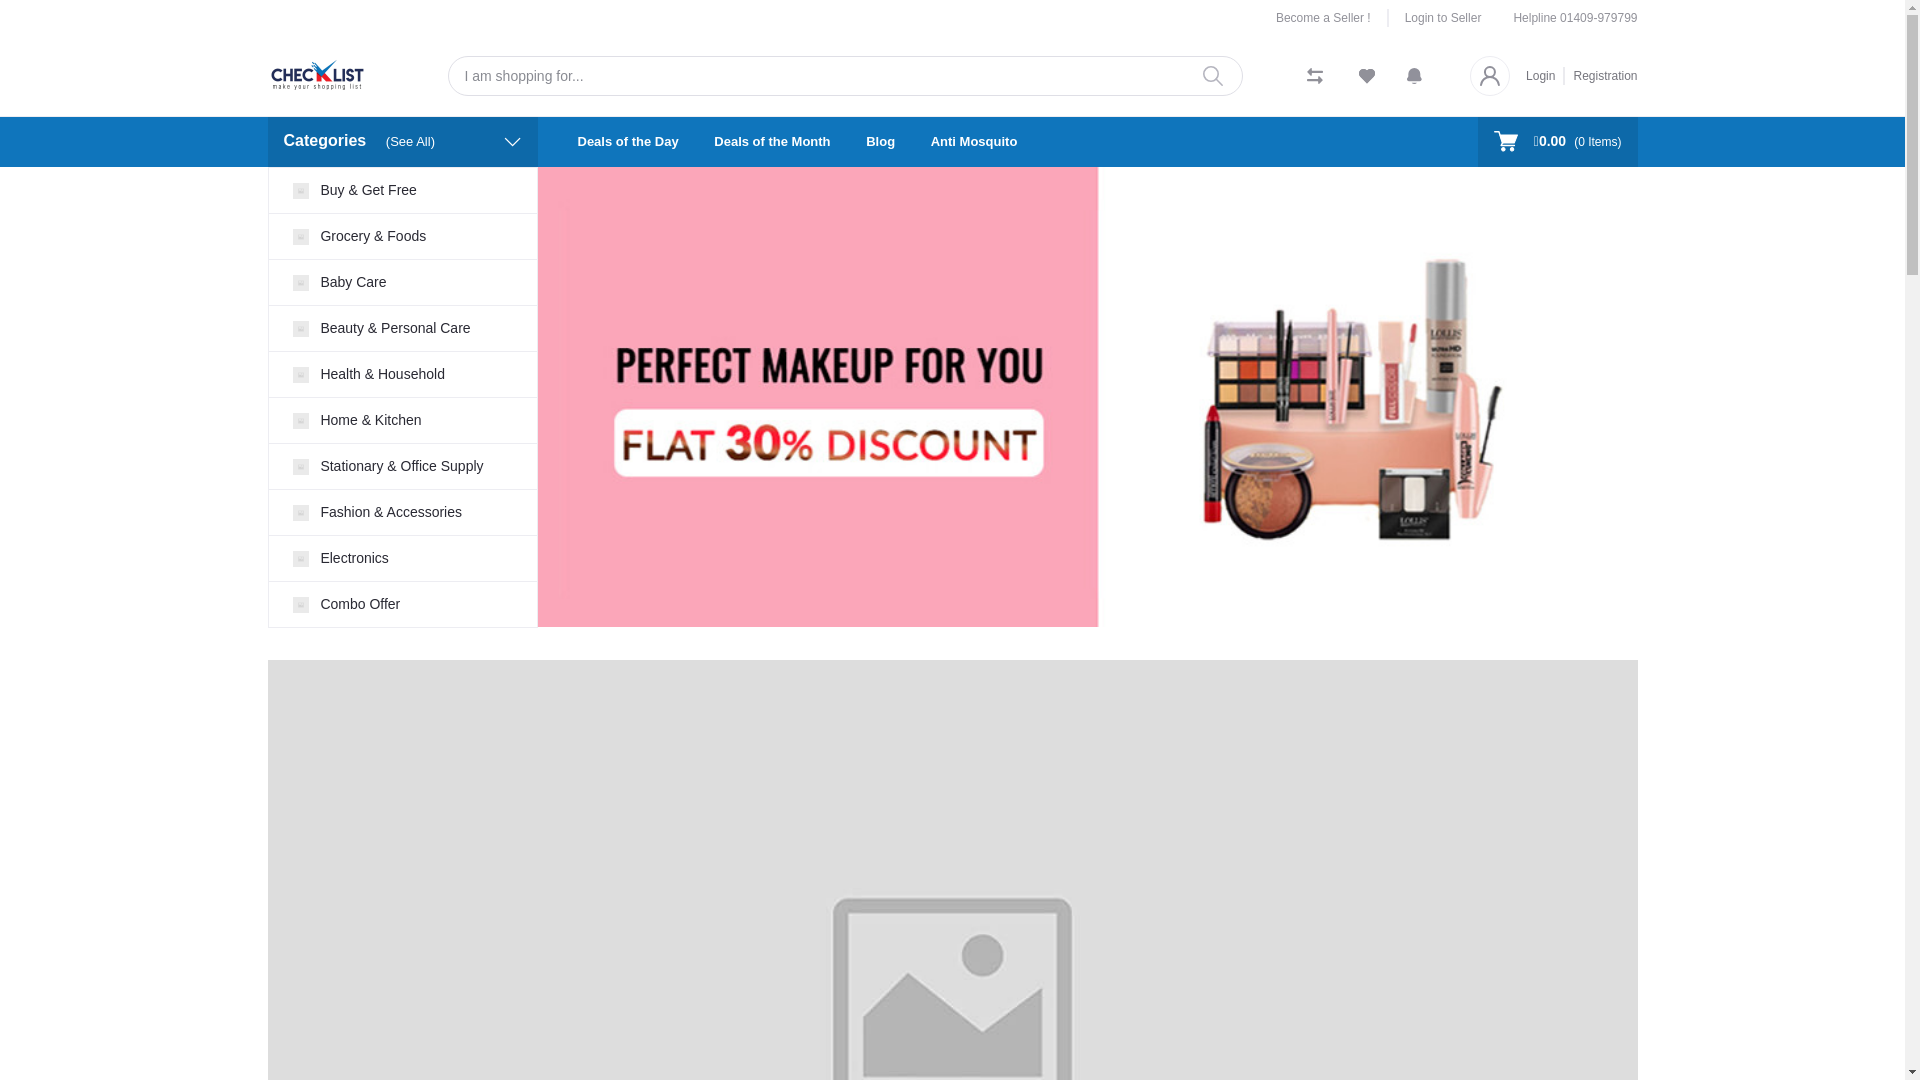  I want to click on 'Deals of the Day', so click(627, 141).